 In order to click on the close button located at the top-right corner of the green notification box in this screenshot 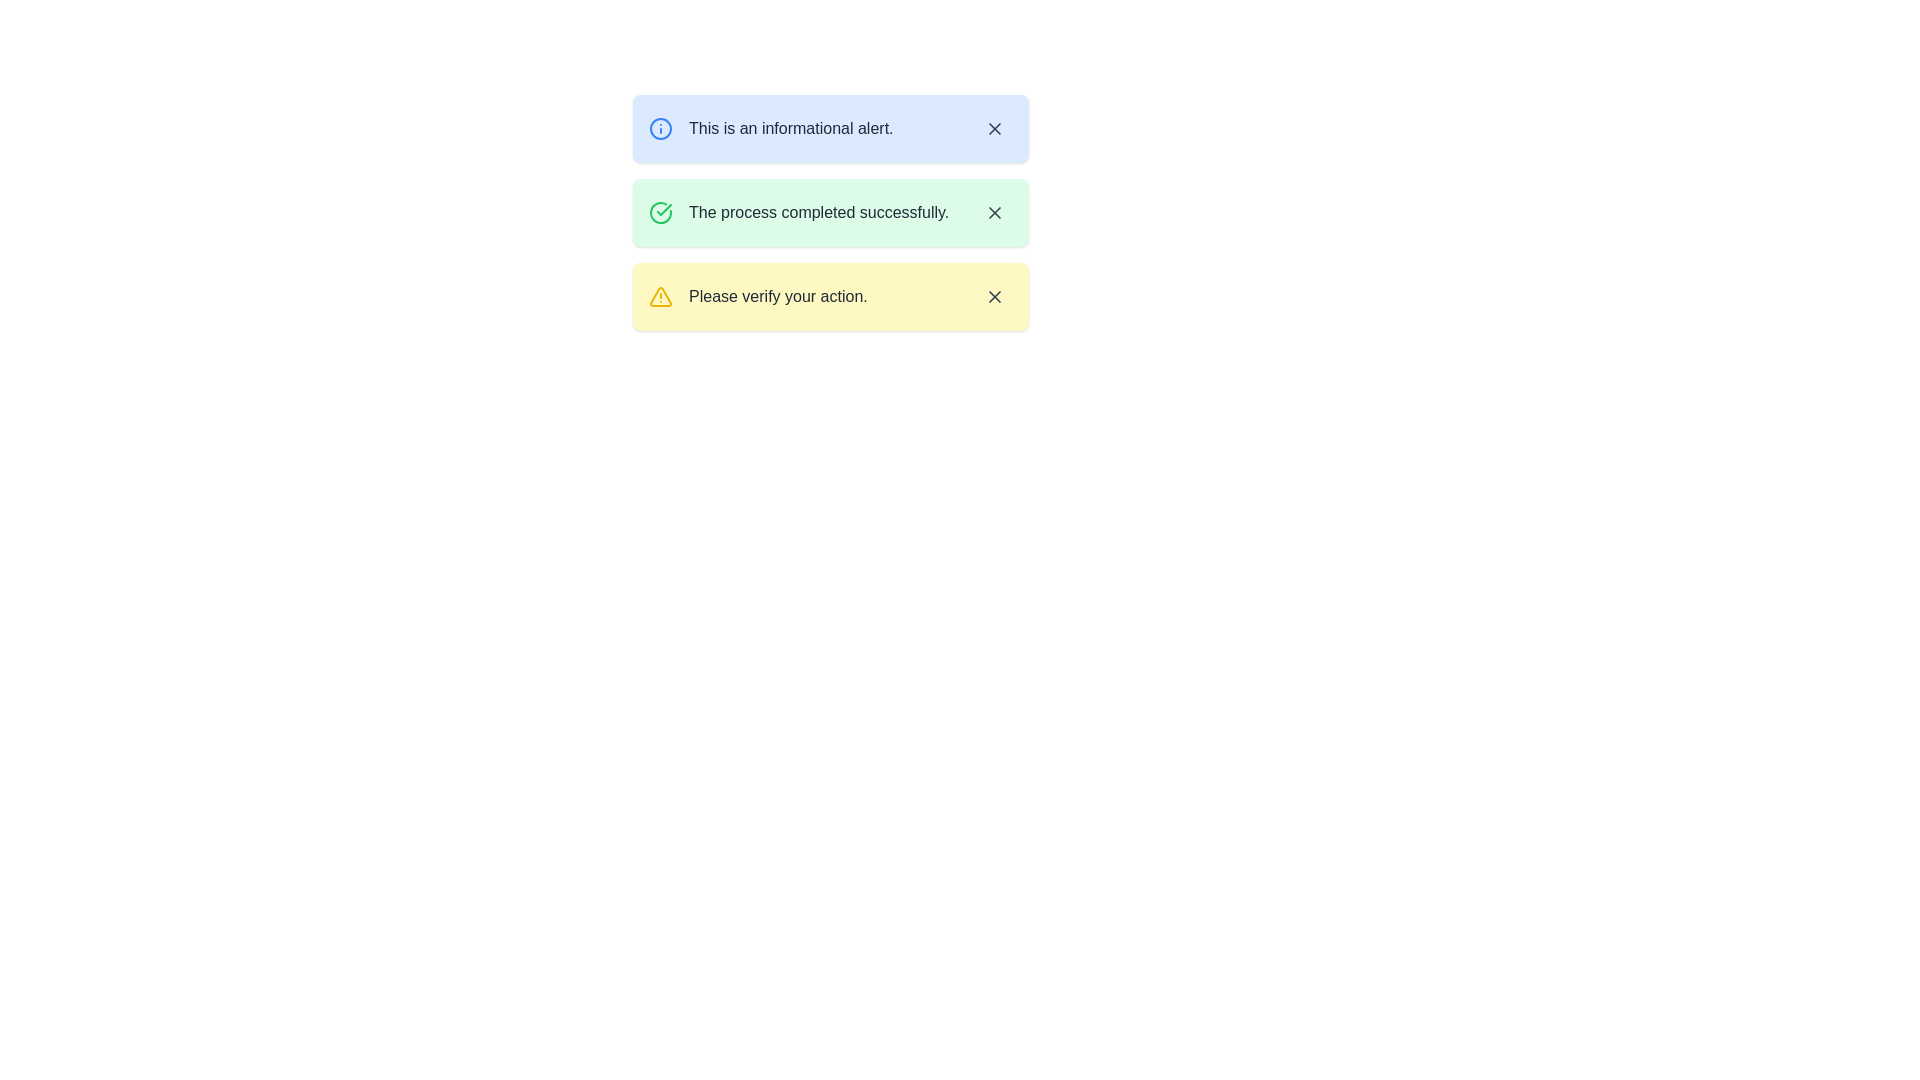, I will do `click(994, 212)`.